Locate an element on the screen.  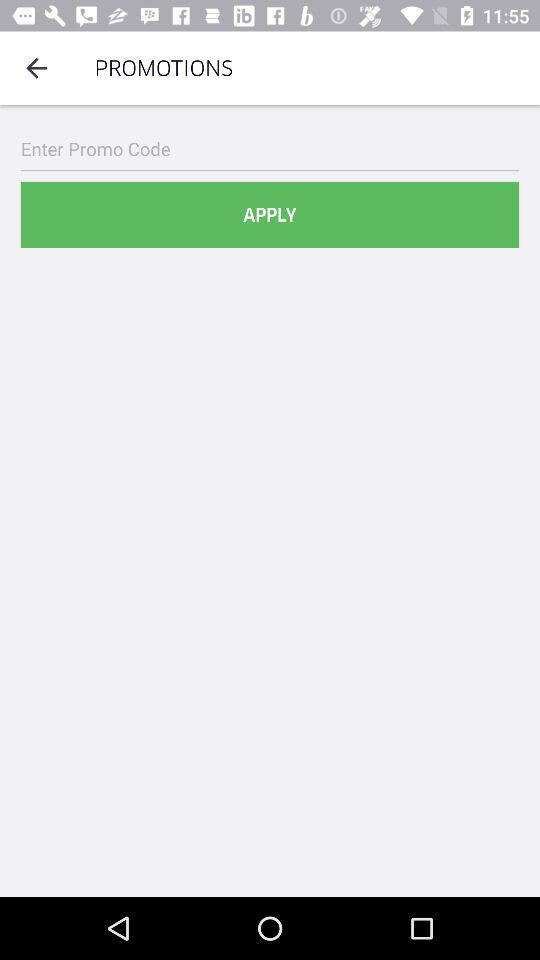
the apply icon is located at coordinates (270, 215).